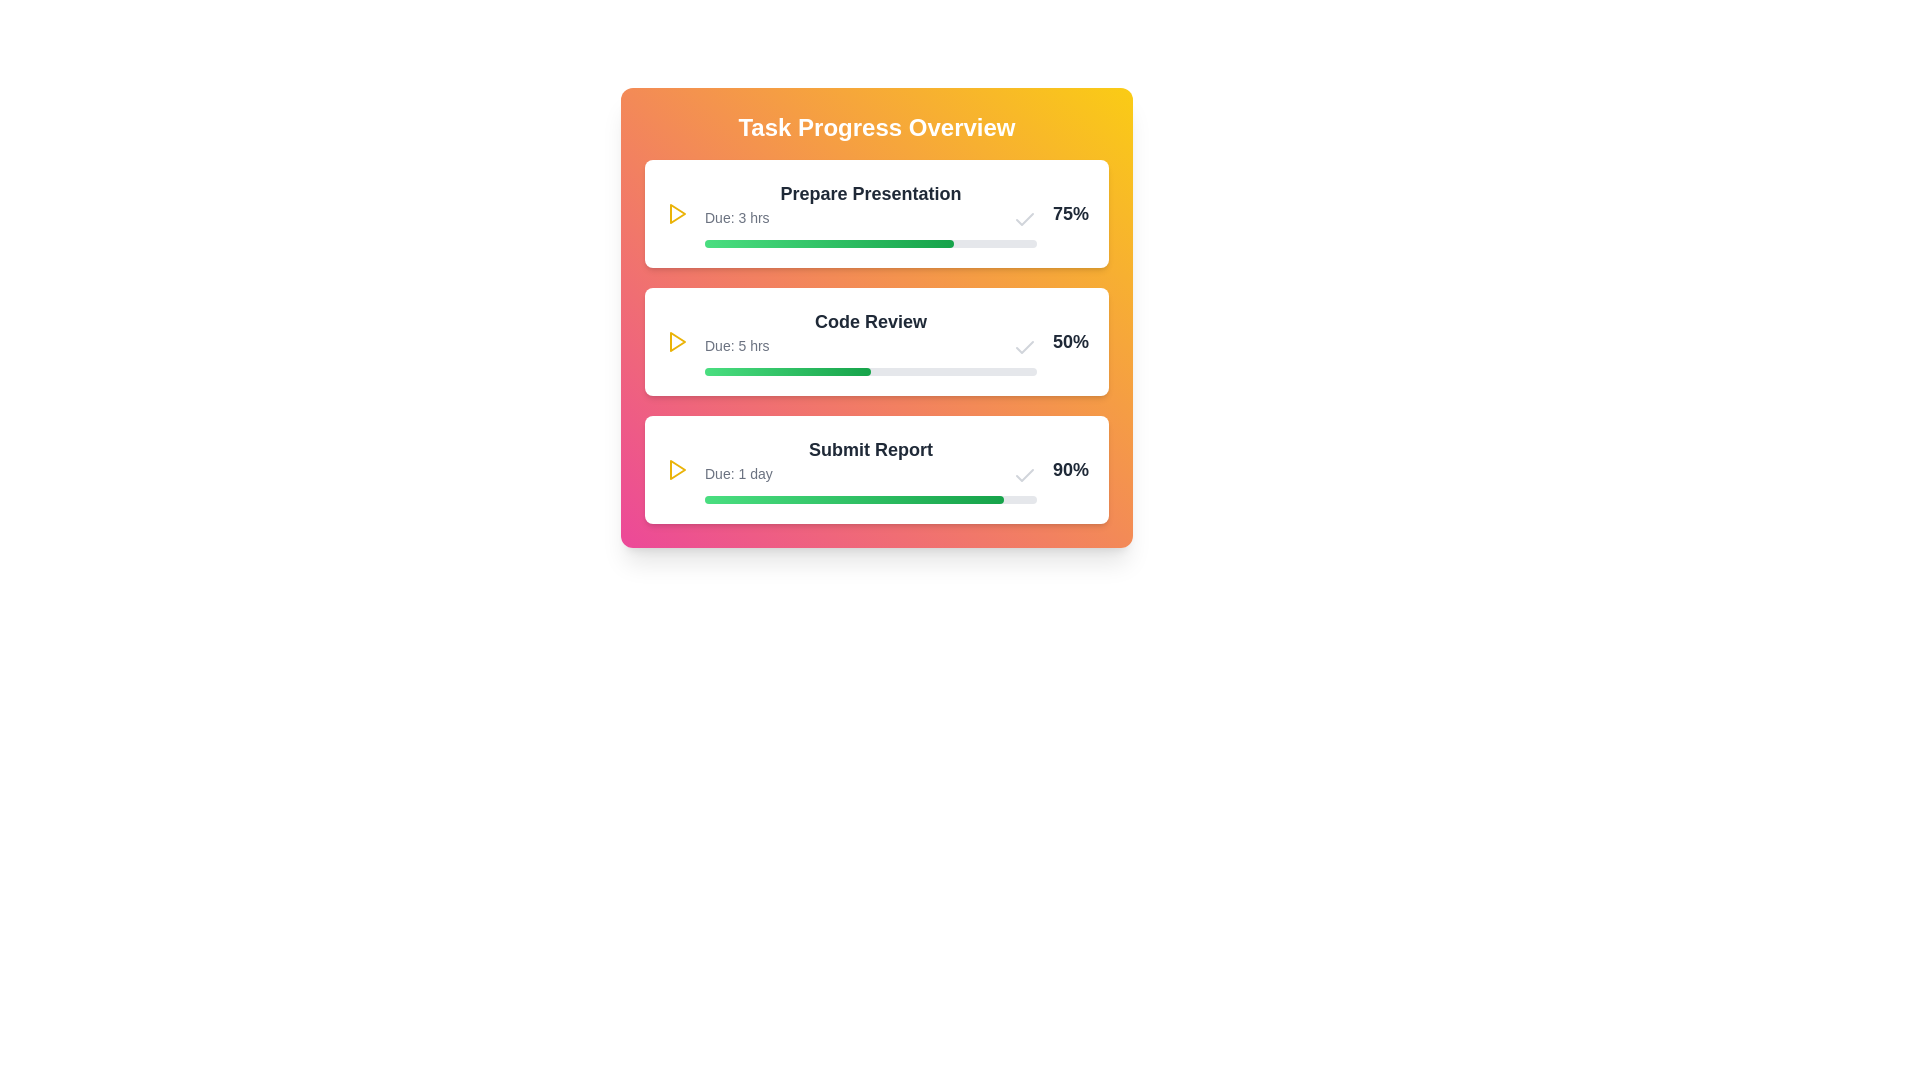 This screenshot has height=1080, width=1920. Describe the element at coordinates (870, 193) in the screenshot. I see `the bold text label reading 'Prepare Presentation' located at the top of the card in the progress cards section` at that location.